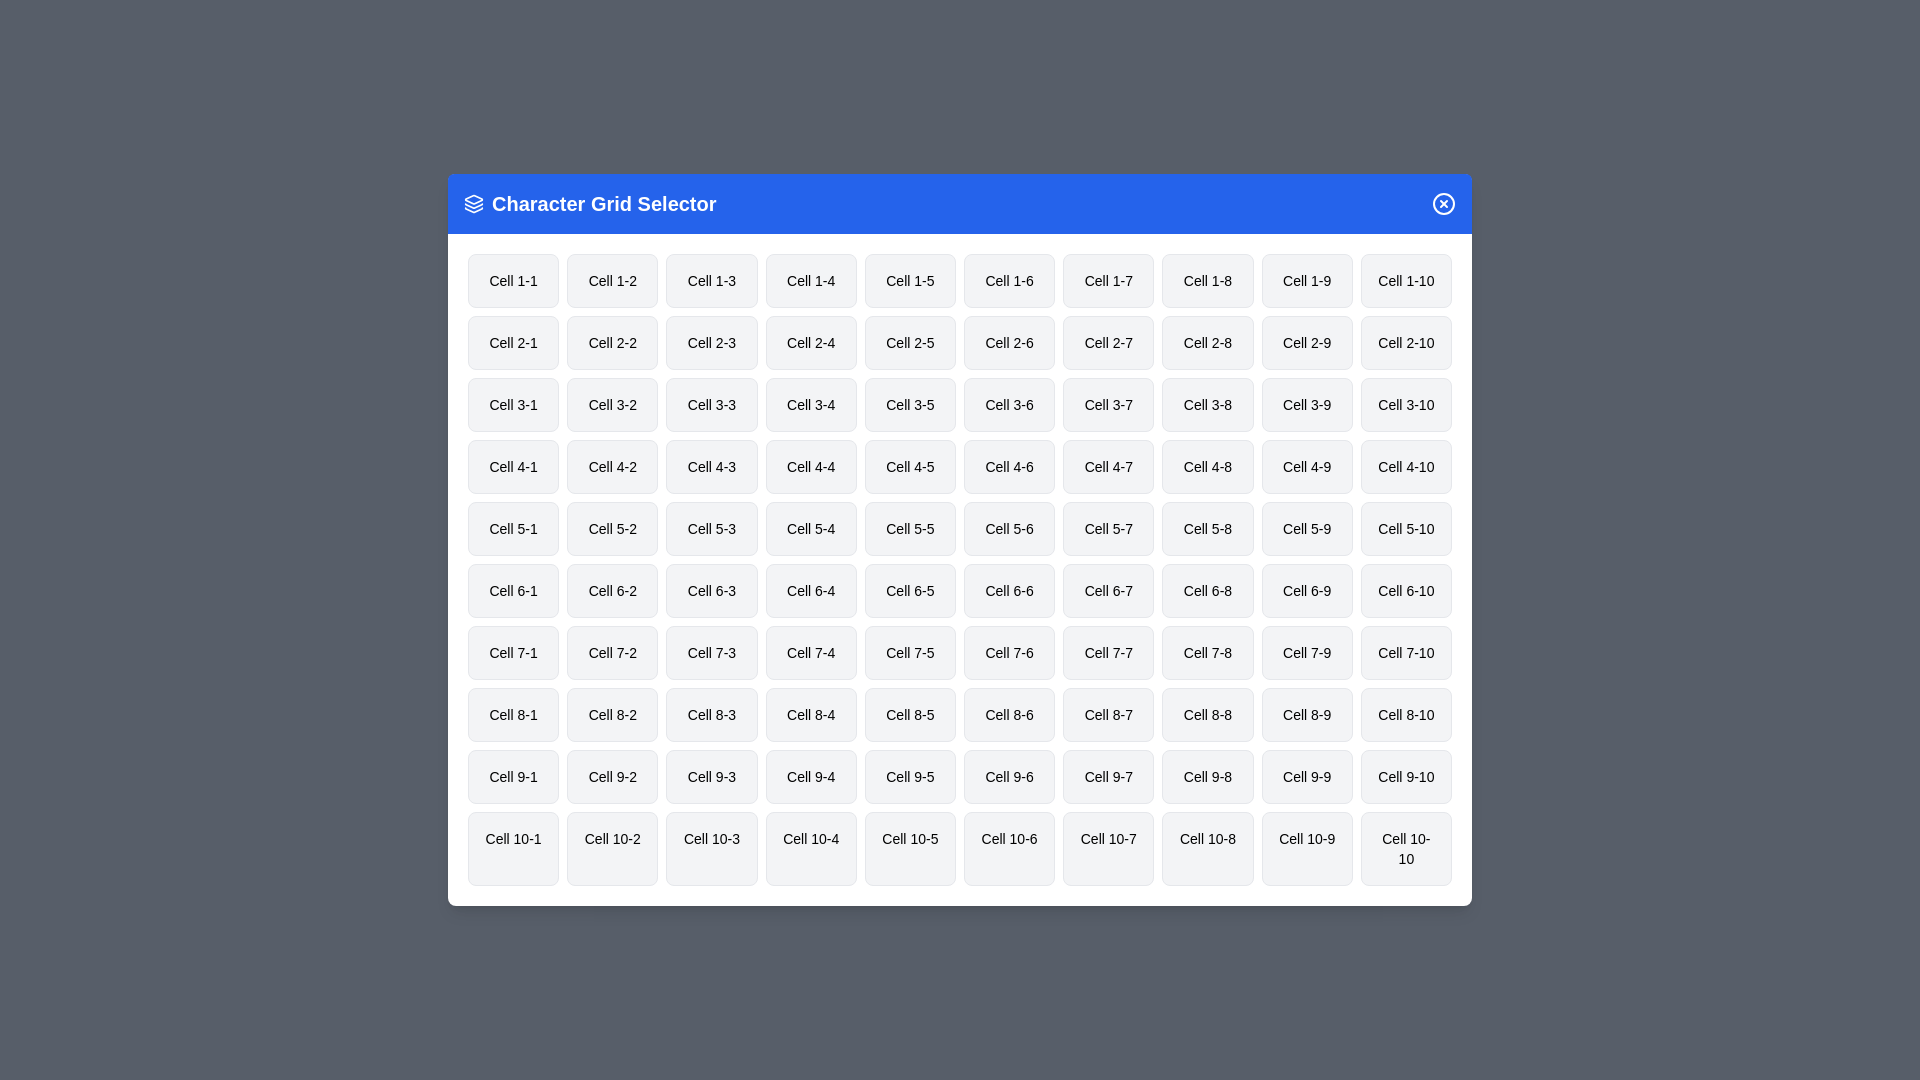 The height and width of the screenshot is (1080, 1920). Describe the element at coordinates (1444, 204) in the screenshot. I see `the close button to close the dialog` at that location.